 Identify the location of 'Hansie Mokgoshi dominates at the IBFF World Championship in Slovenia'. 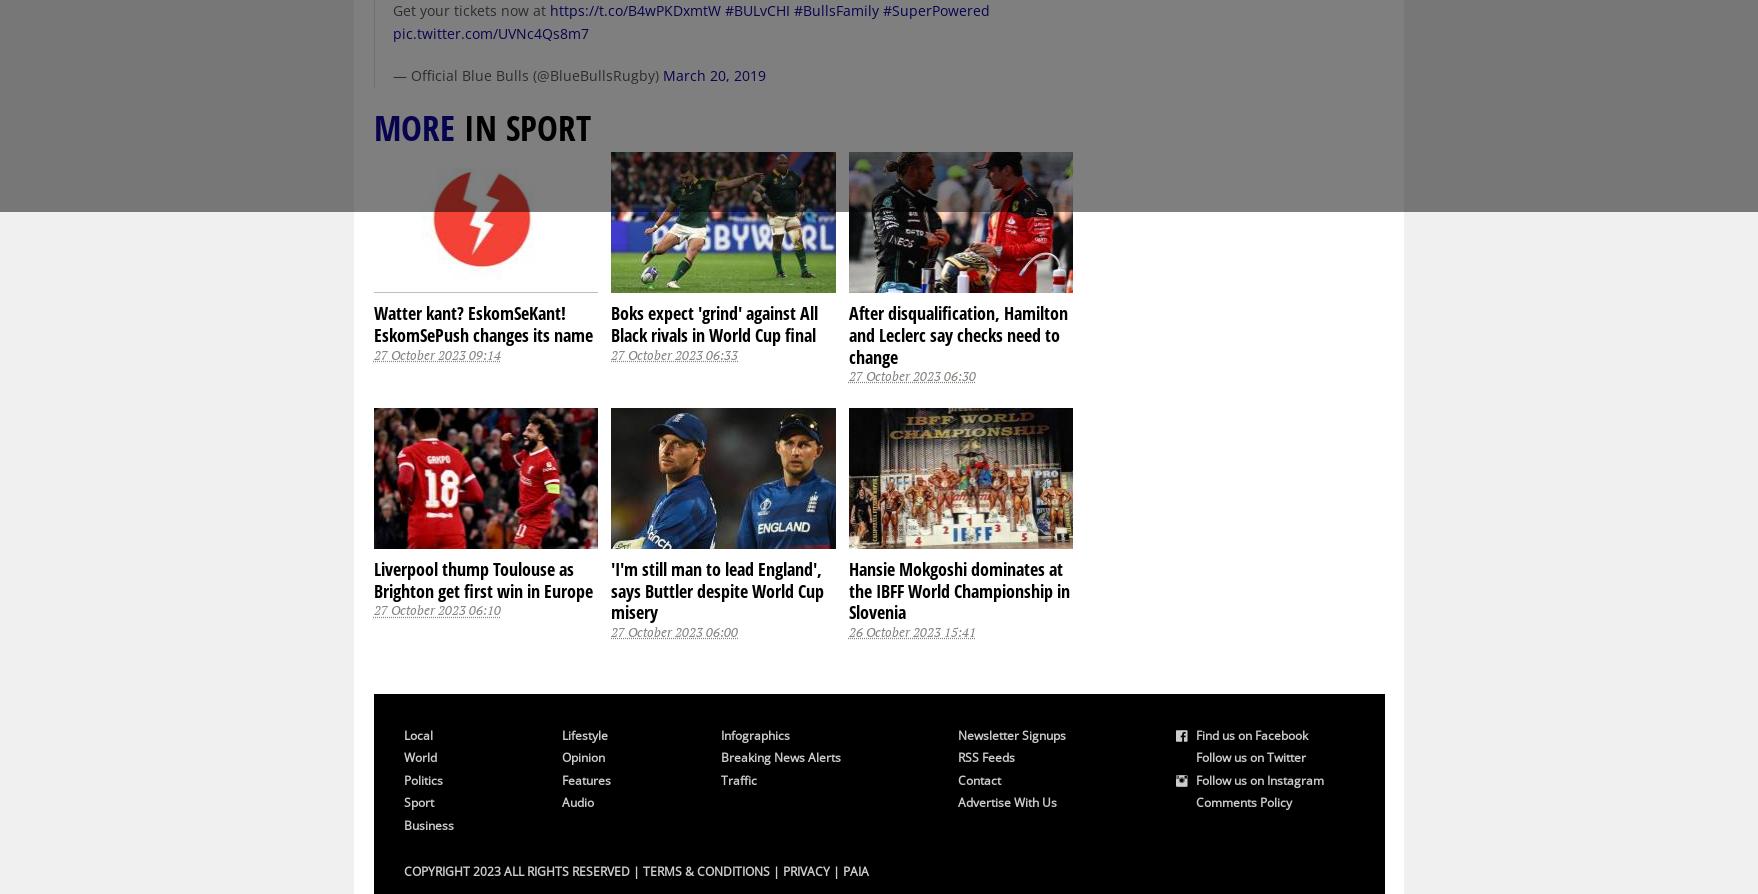
(958, 590).